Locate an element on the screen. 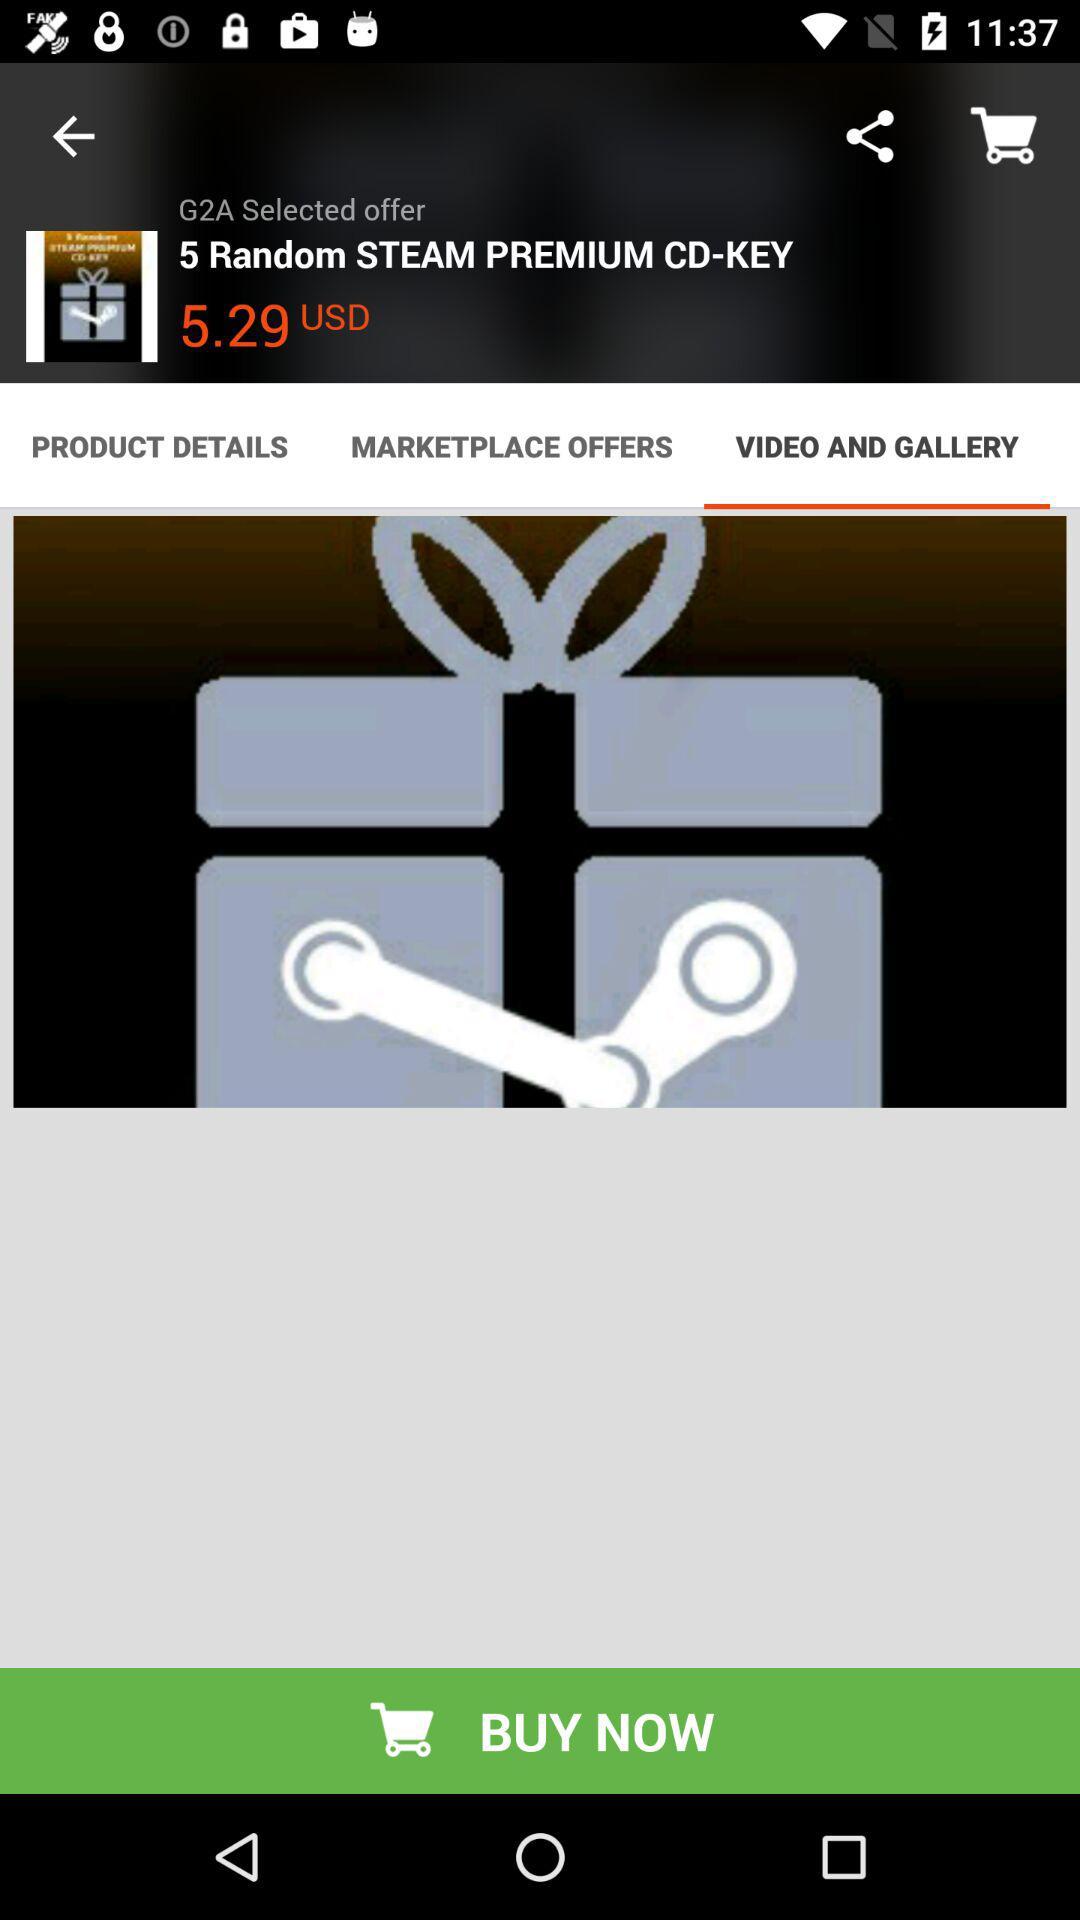 This screenshot has width=1080, height=1920. icon next to g2a selected offer item is located at coordinates (72, 135).